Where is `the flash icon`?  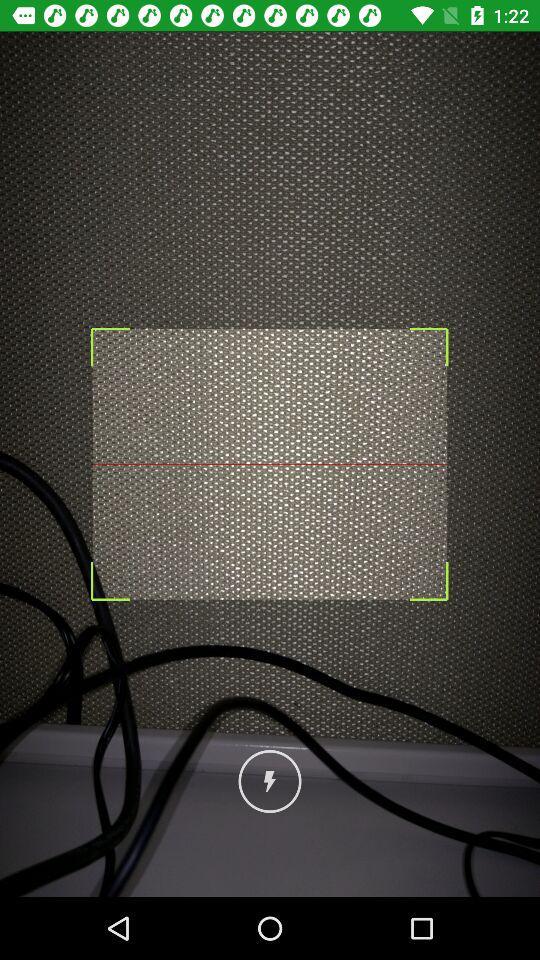
the flash icon is located at coordinates (270, 781).